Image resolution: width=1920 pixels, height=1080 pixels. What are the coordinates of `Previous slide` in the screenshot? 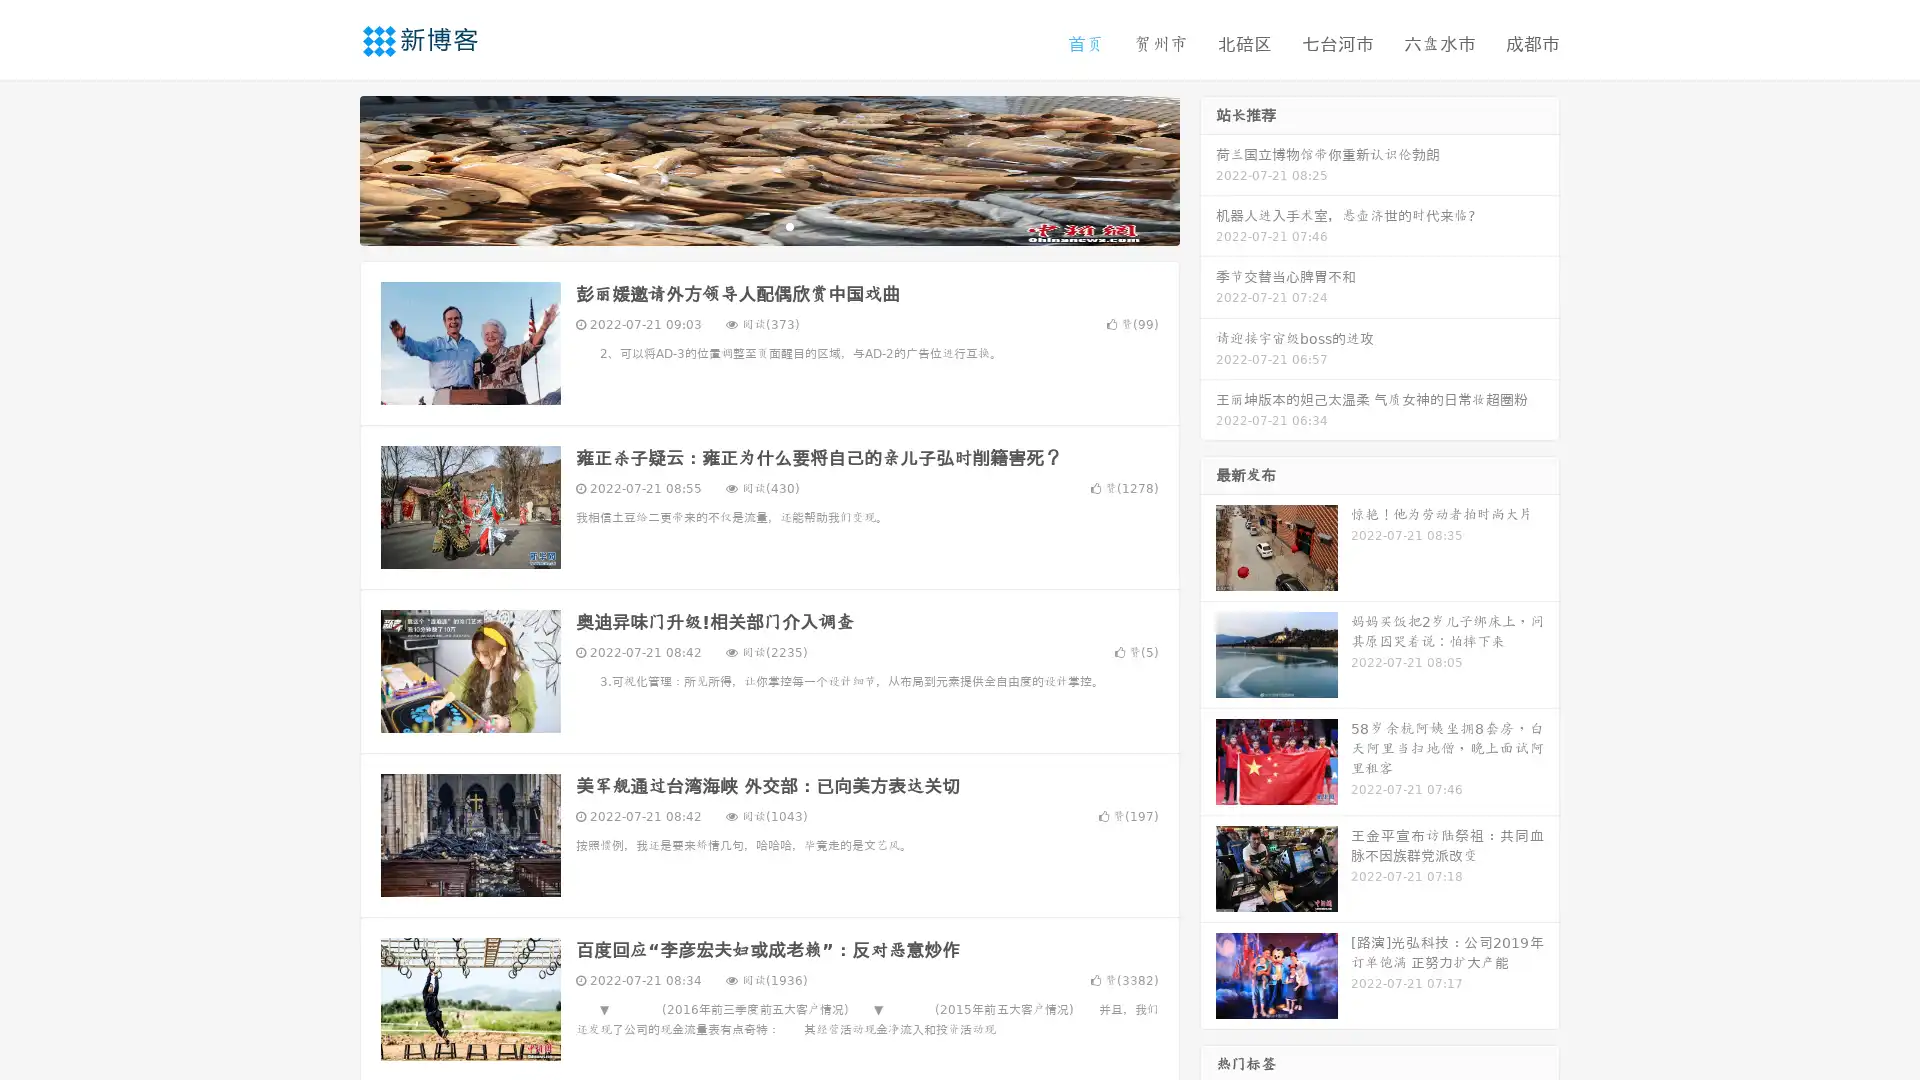 It's located at (330, 168).